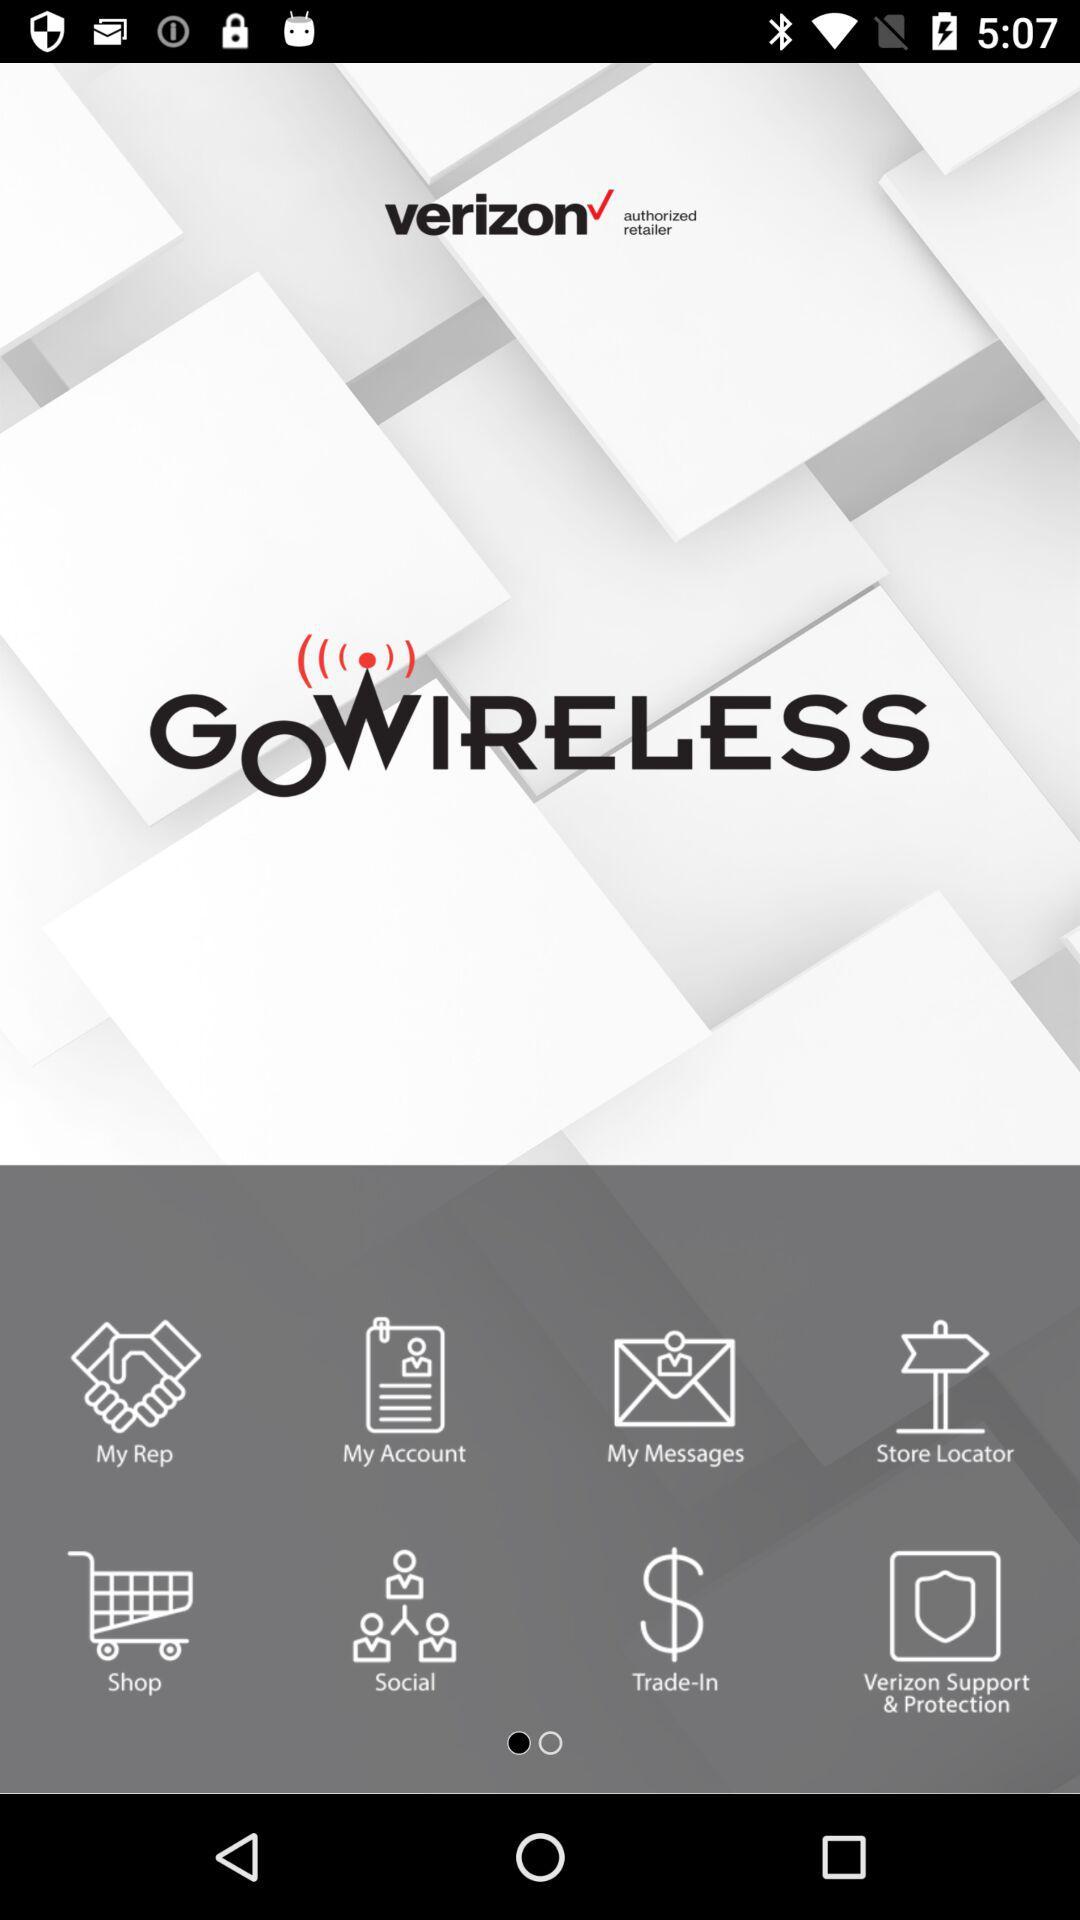  I want to click on support, so click(945, 1620).